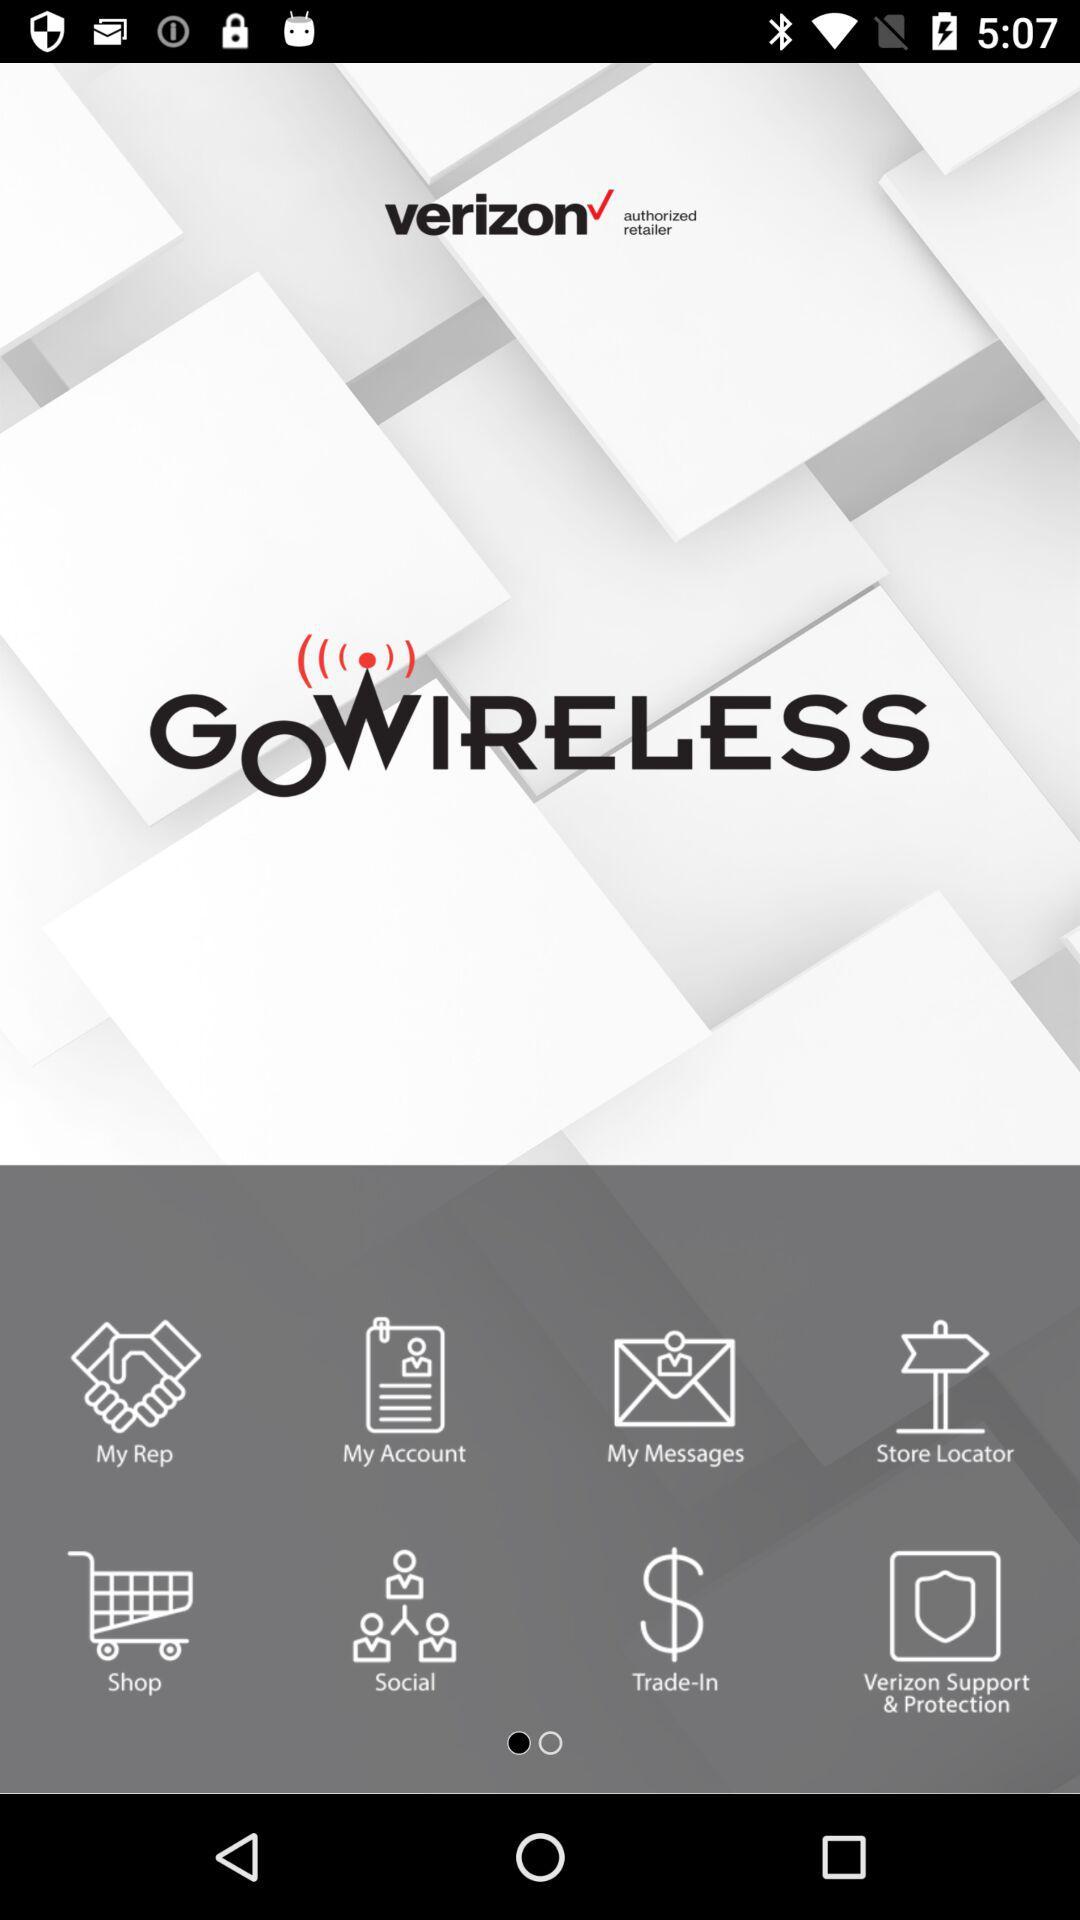  I want to click on support, so click(945, 1620).